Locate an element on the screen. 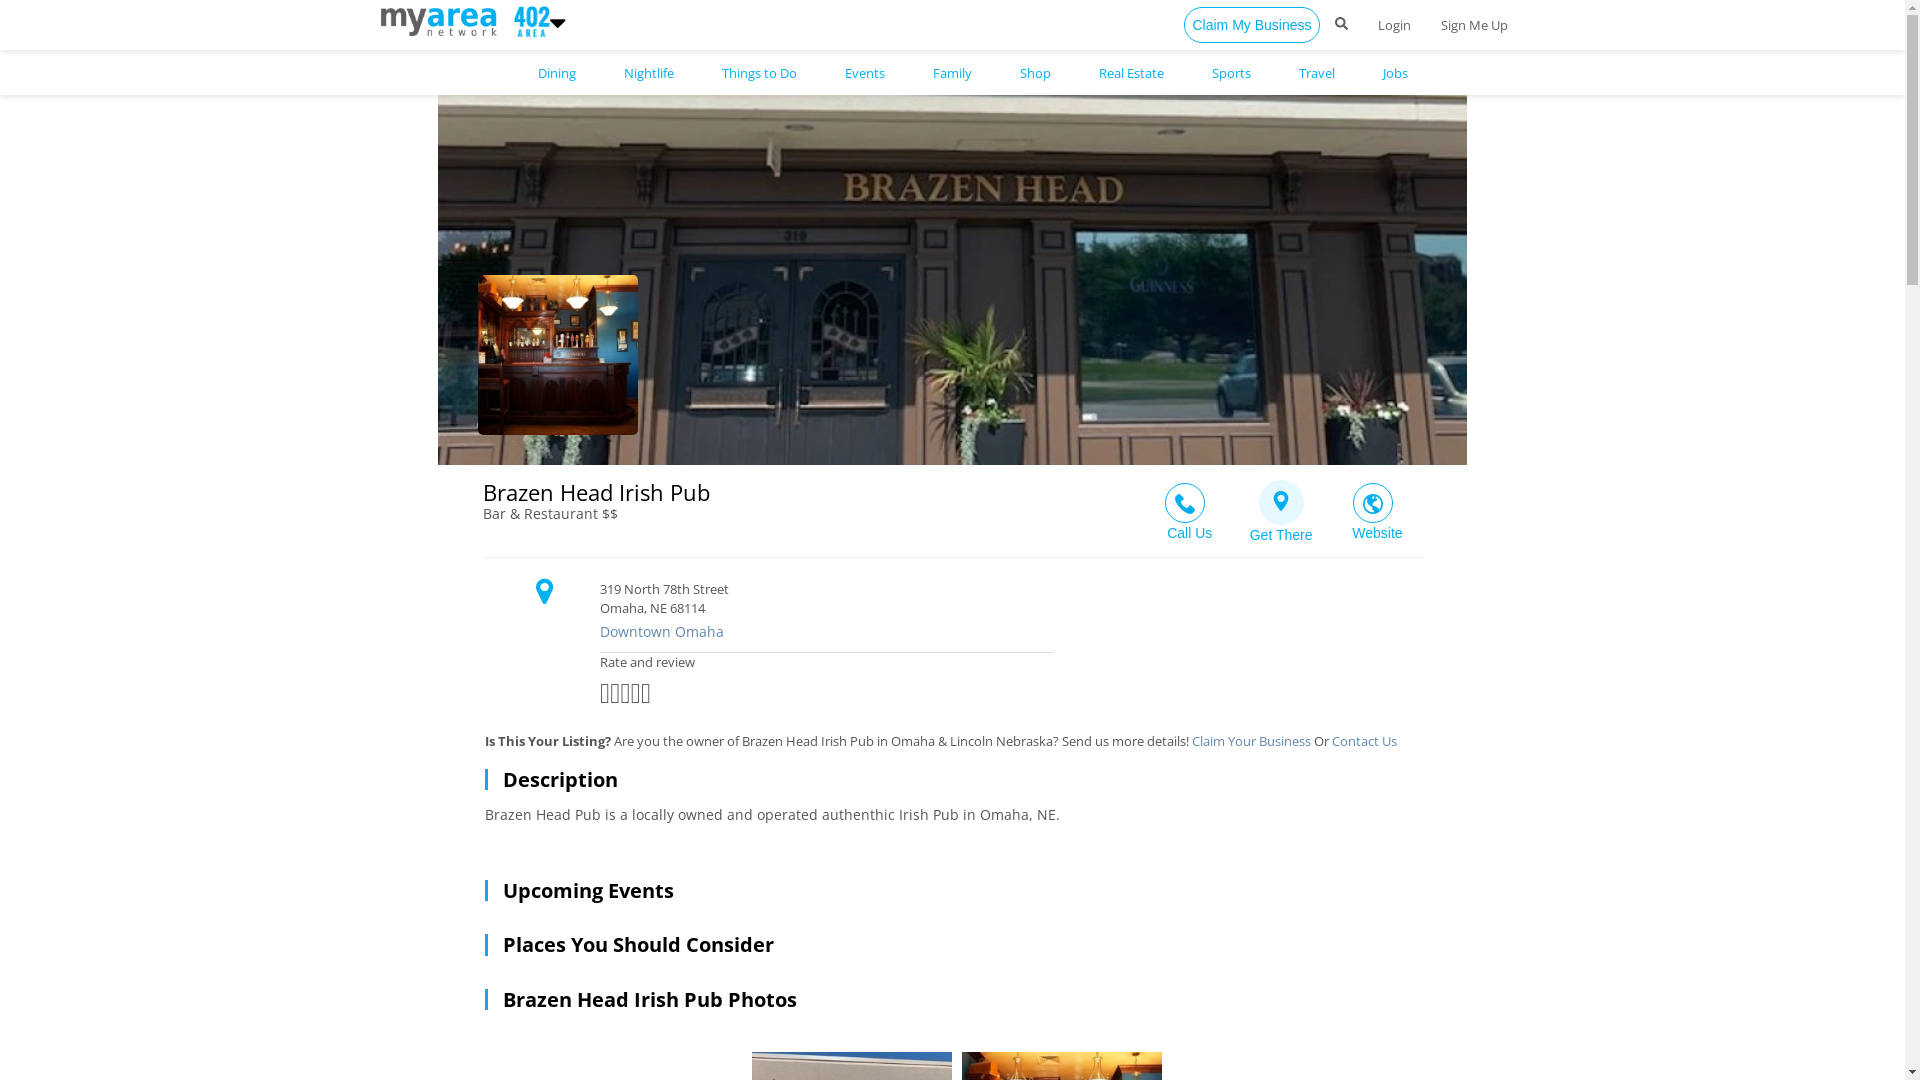 This screenshot has height=1080, width=1920. 'Get There' is located at coordinates (1281, 504).